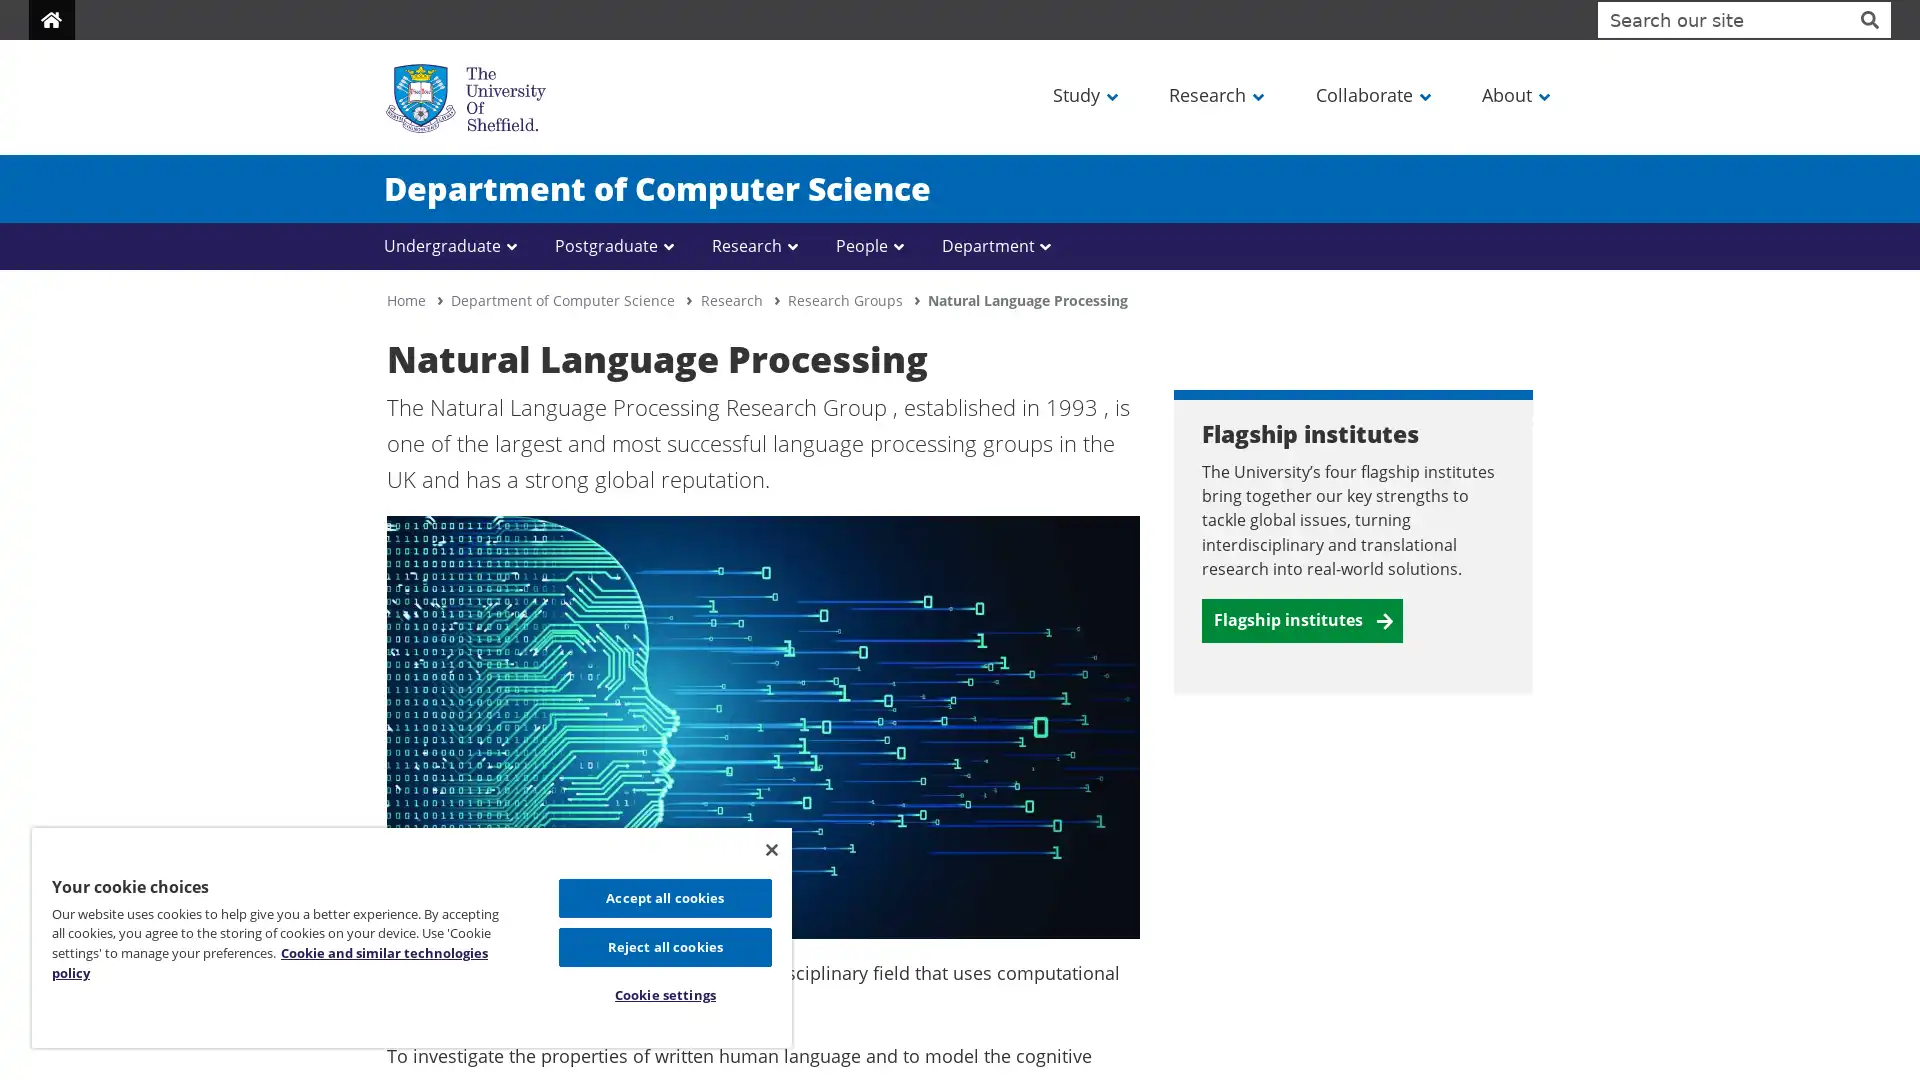 Image resolution: width=1920 pixels, height=1080 pixels. I want to click on Close, so click(770, 848).